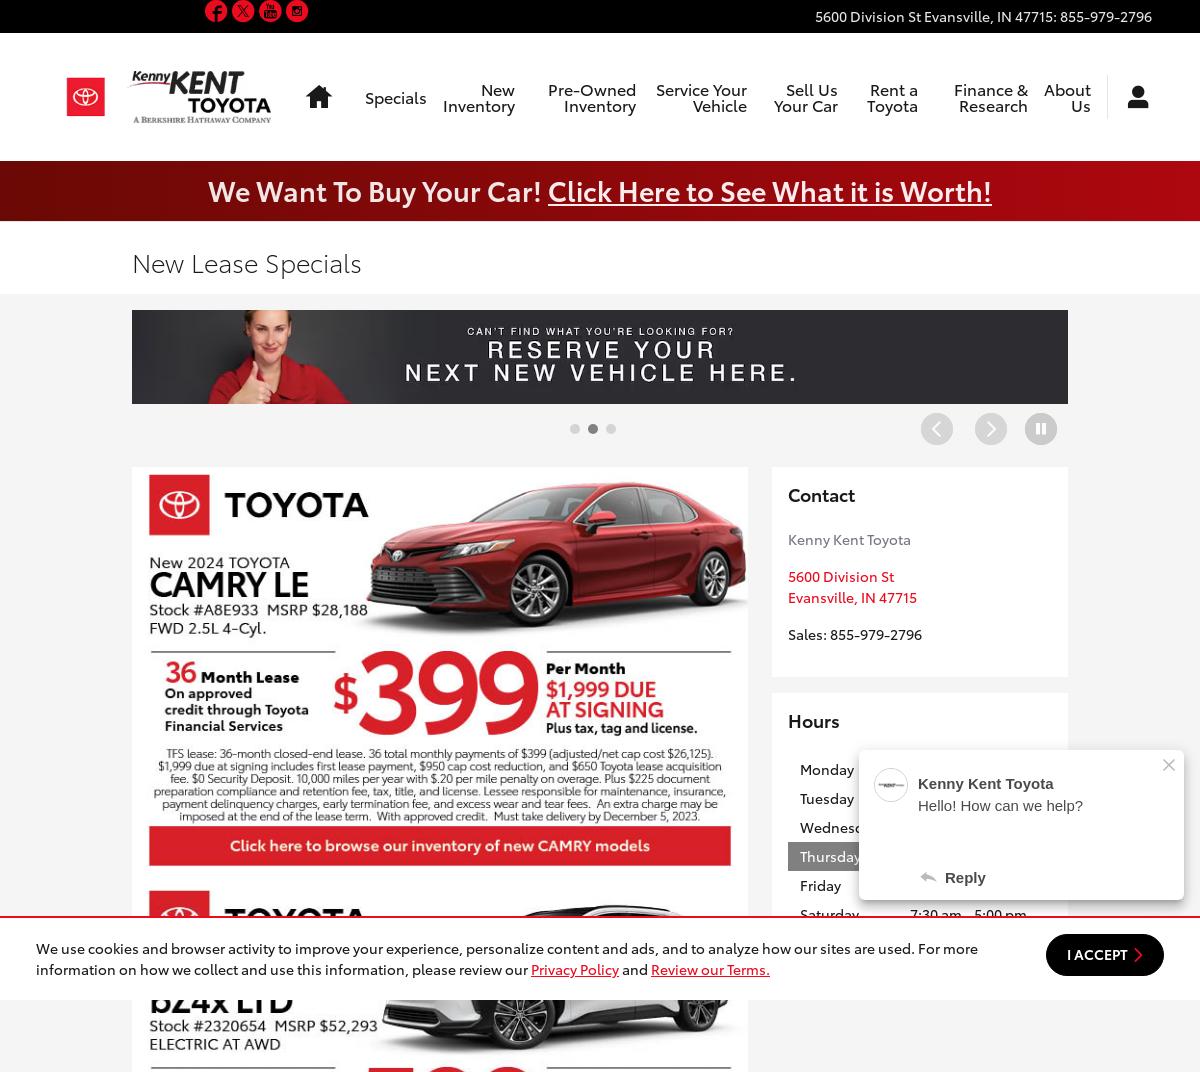 The width and height of the screenshot is (1200, 1072). Describe the element at coordinates (769, 187) in the screenshot. I see `'Click Here to See What it is Worth!'` at that location.